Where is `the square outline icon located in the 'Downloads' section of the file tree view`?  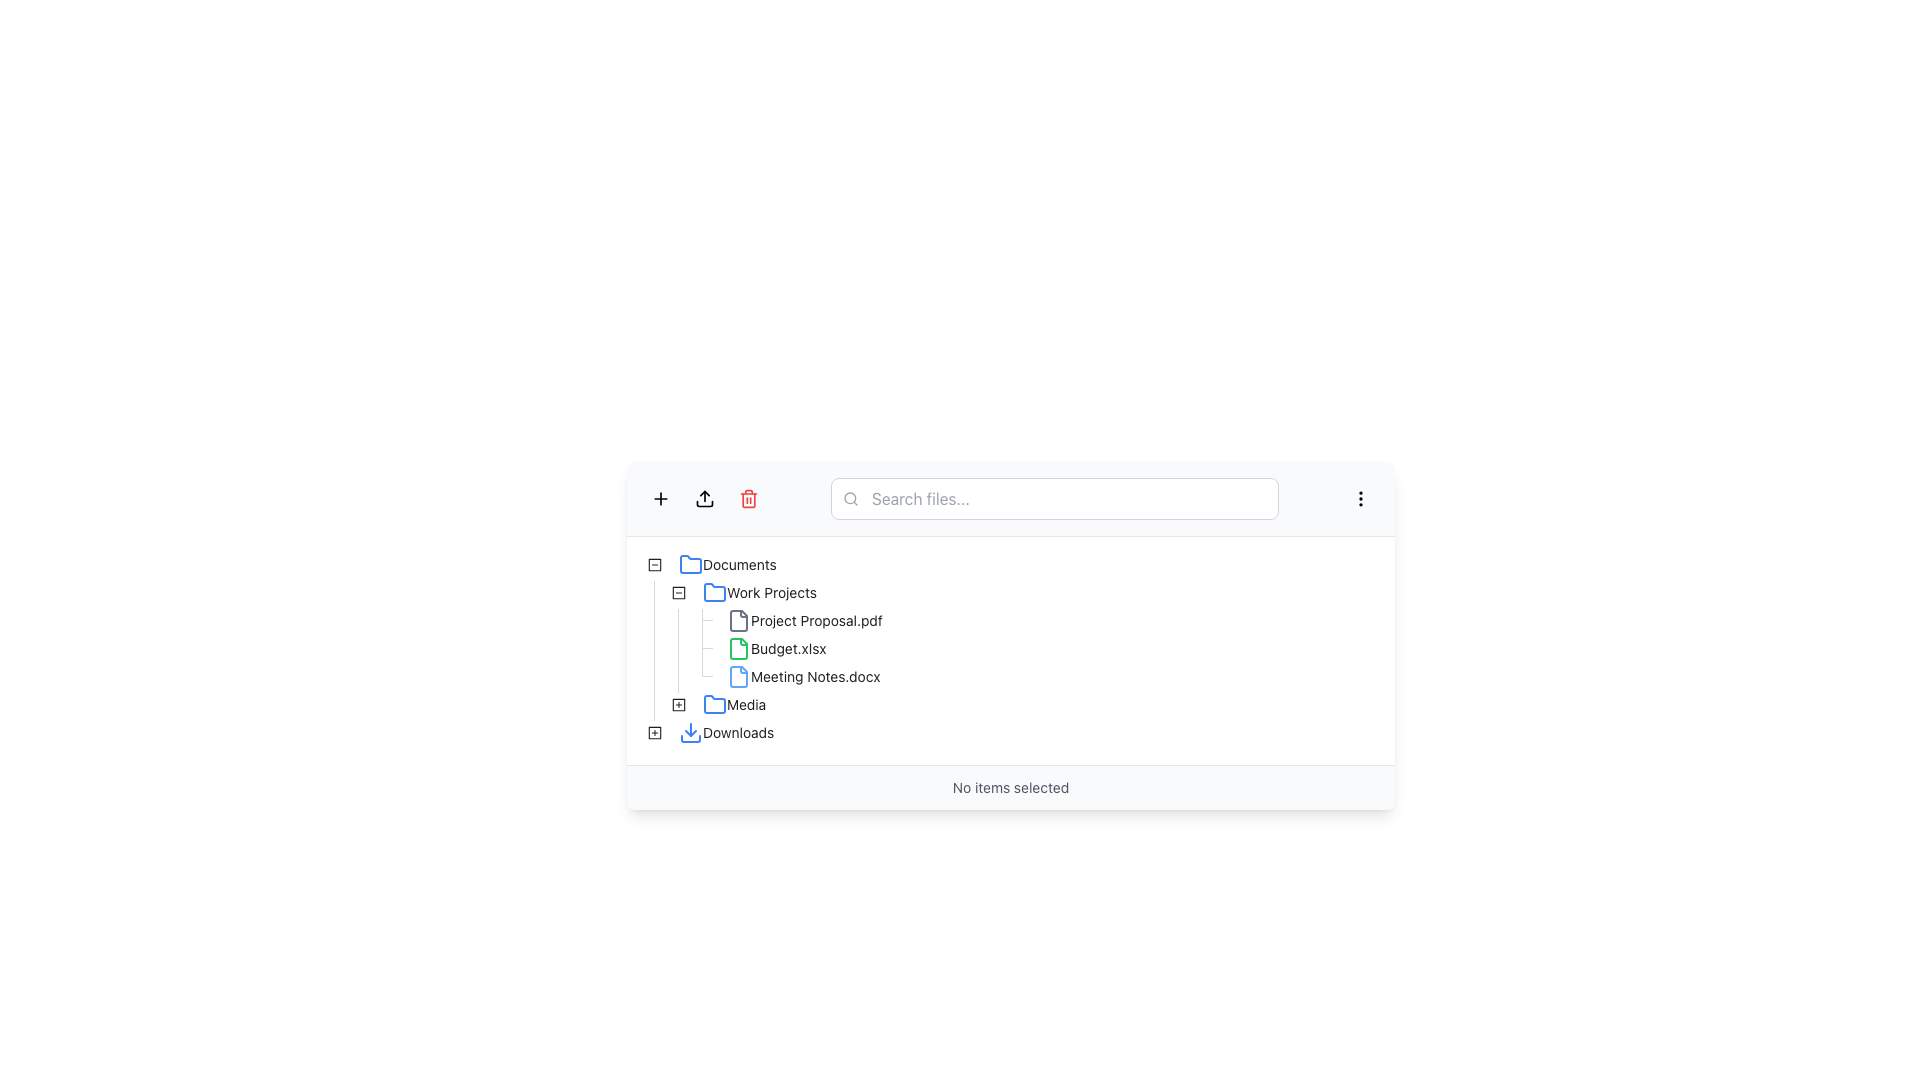 the square outline icon located in the 'Downloads' section of the file tree view is located at coordinates (654, 732).